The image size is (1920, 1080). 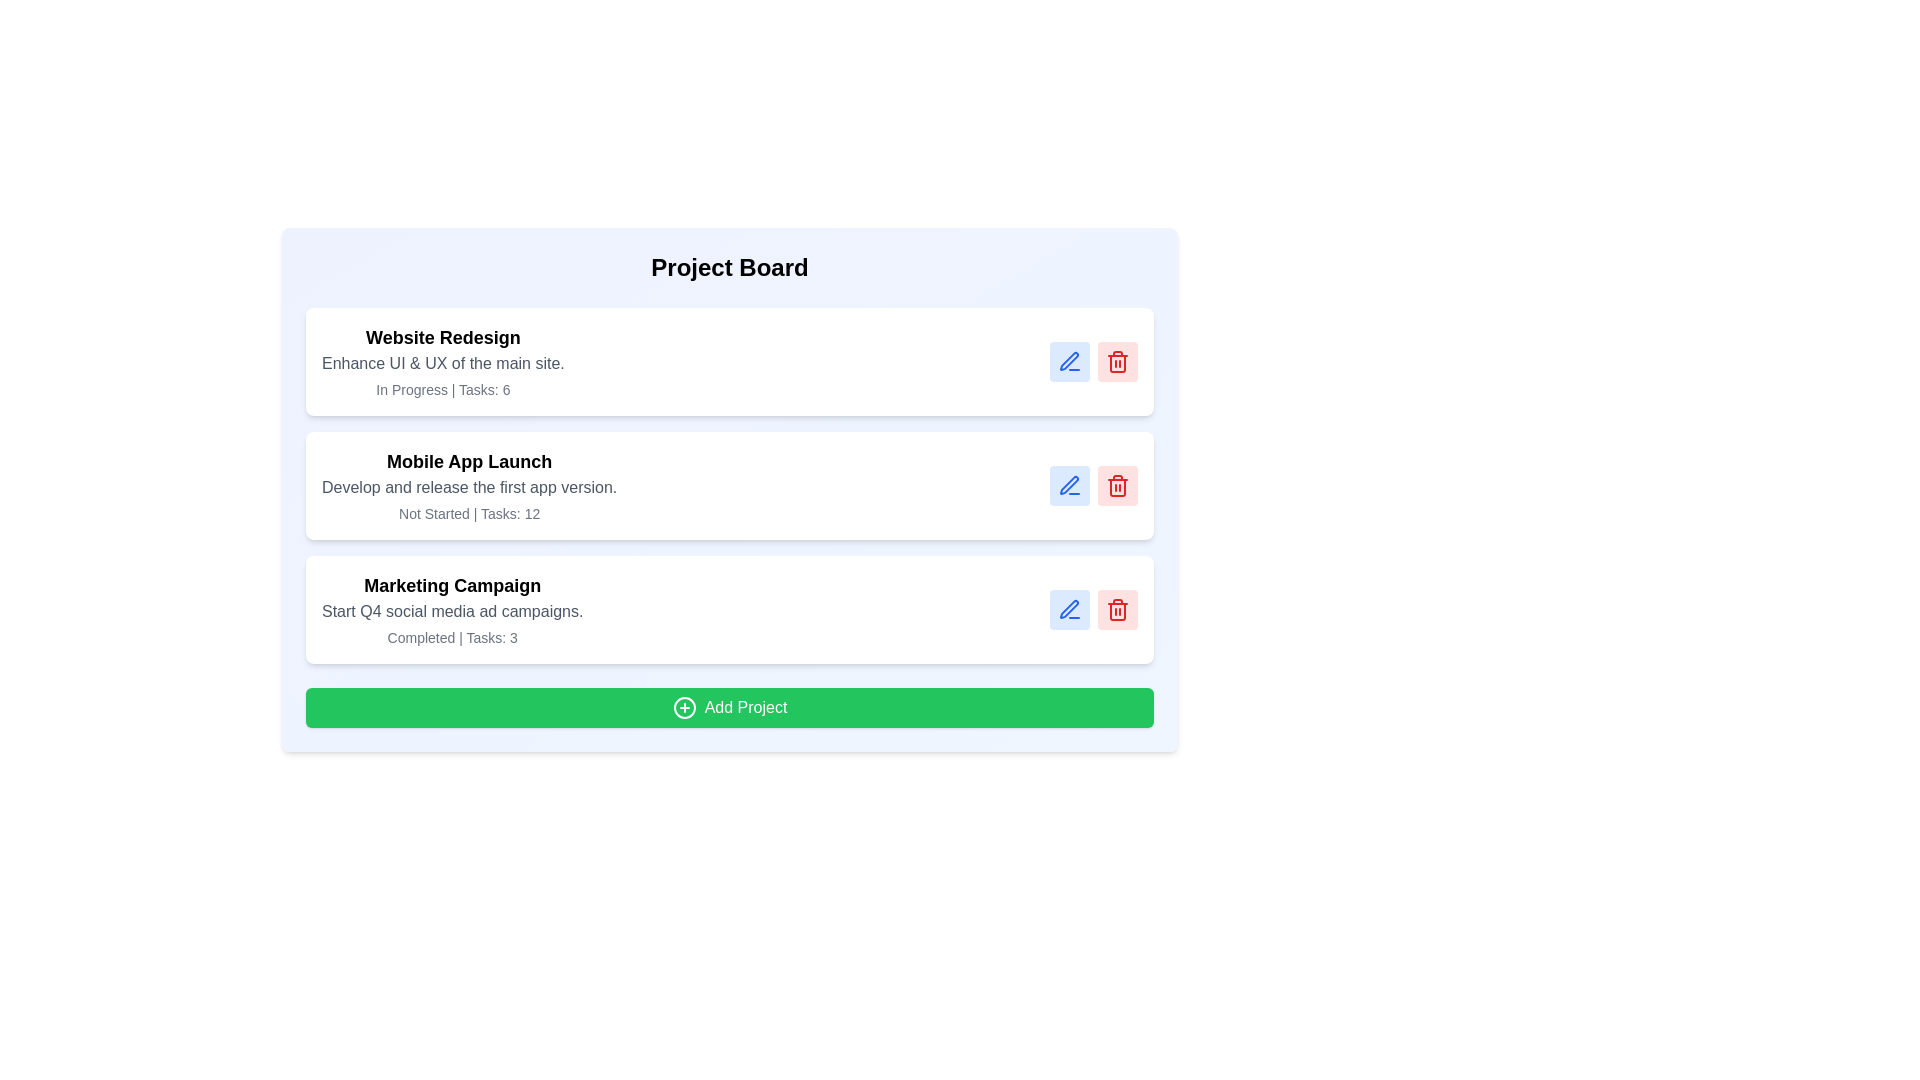 What do you see at coordinates (1117, 608) in the screenshot?
I see `the delete button for the Marketing Campaign project` at bounding box center [1117, 608].